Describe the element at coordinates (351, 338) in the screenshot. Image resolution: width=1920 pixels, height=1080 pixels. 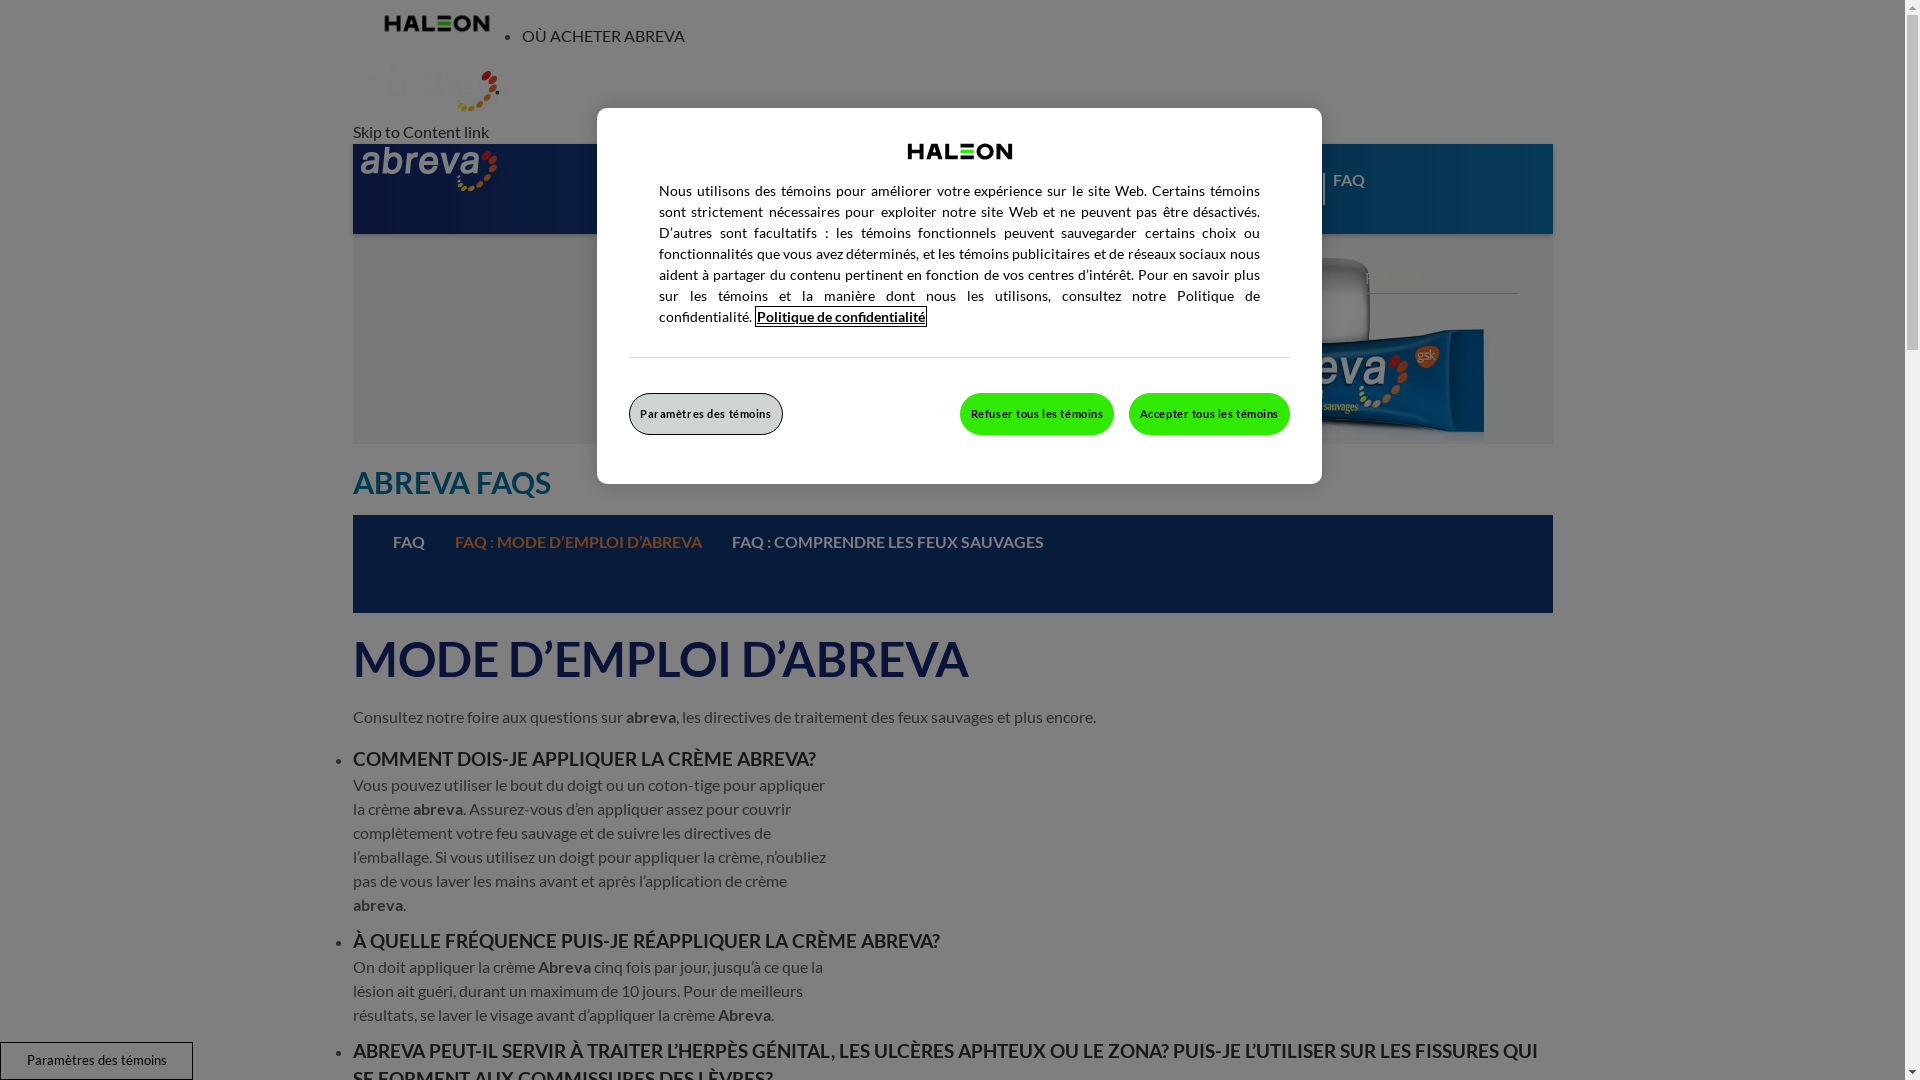
I see `'Deux tubes bleus de produits Abreva'` at that location.